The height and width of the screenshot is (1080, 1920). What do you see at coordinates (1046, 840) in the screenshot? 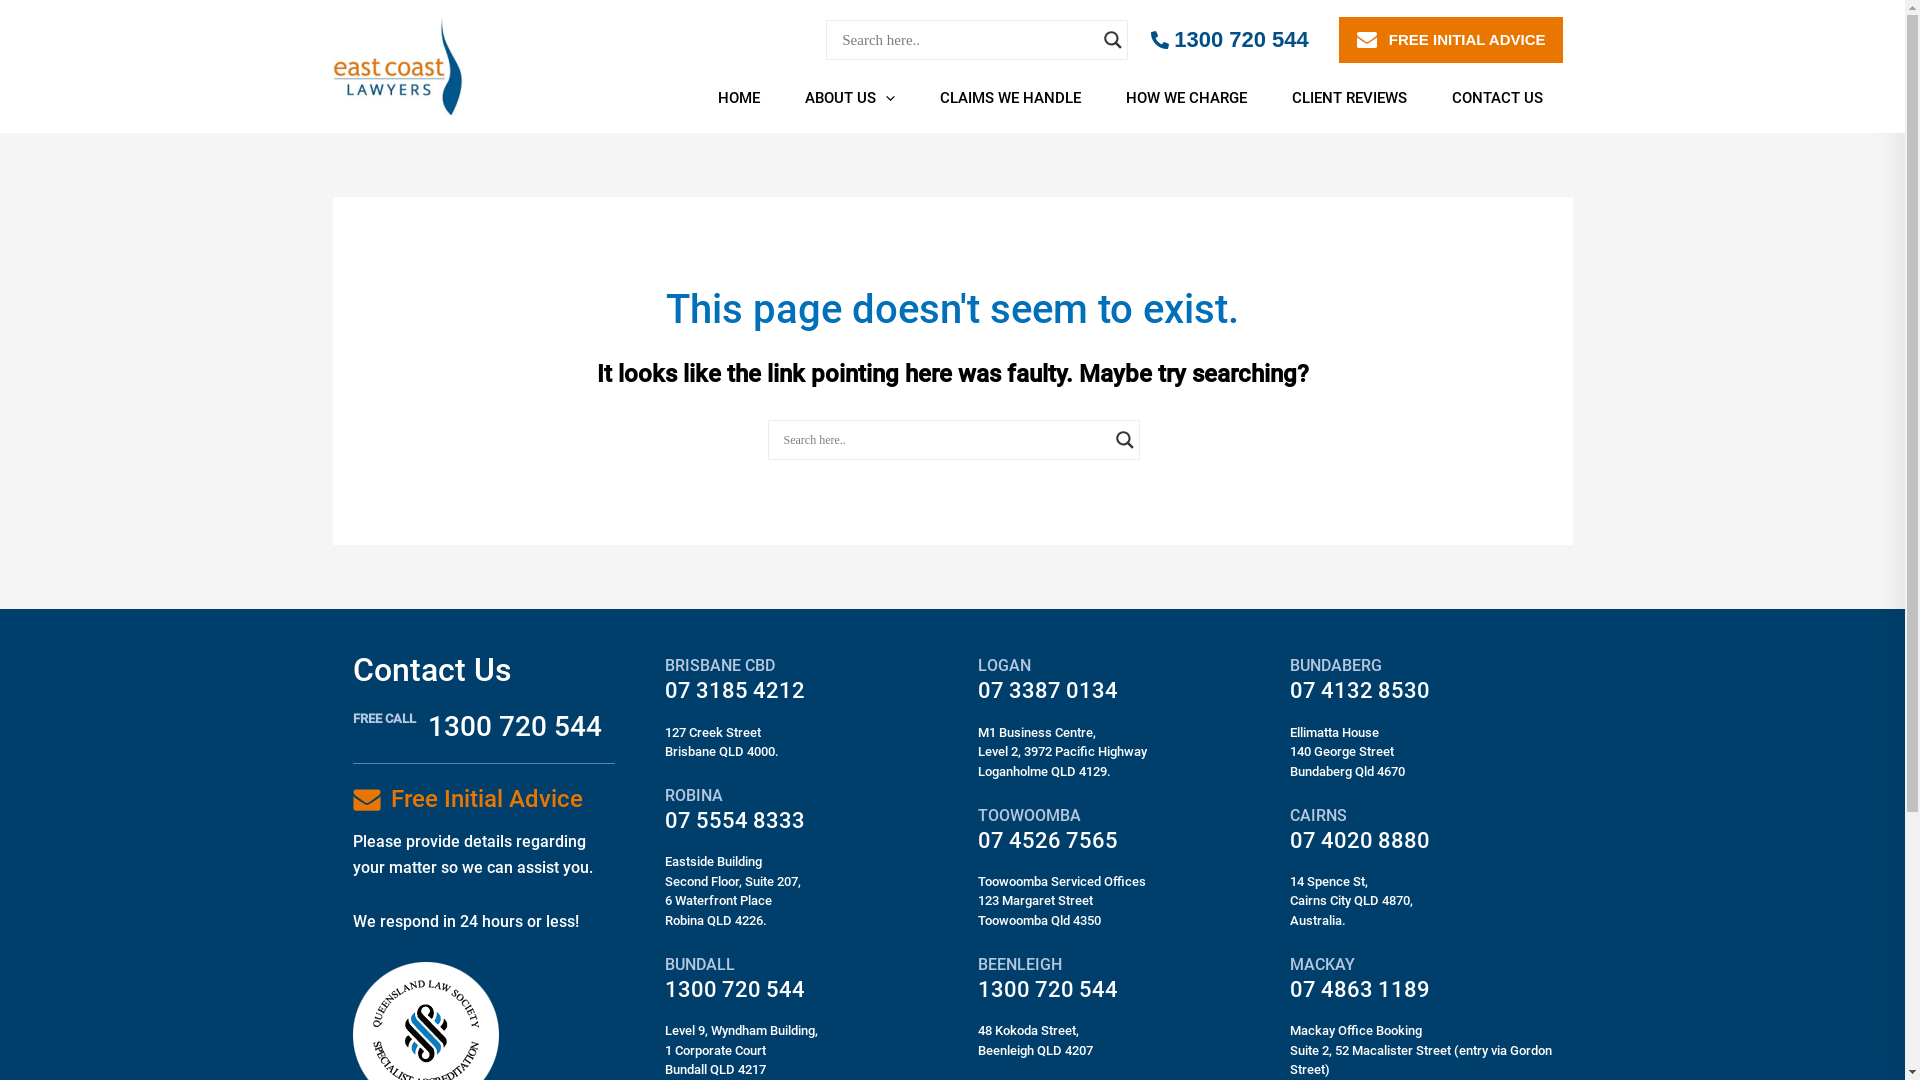
I see `'07 4526 7565'` at bounding box center [1046, 840].